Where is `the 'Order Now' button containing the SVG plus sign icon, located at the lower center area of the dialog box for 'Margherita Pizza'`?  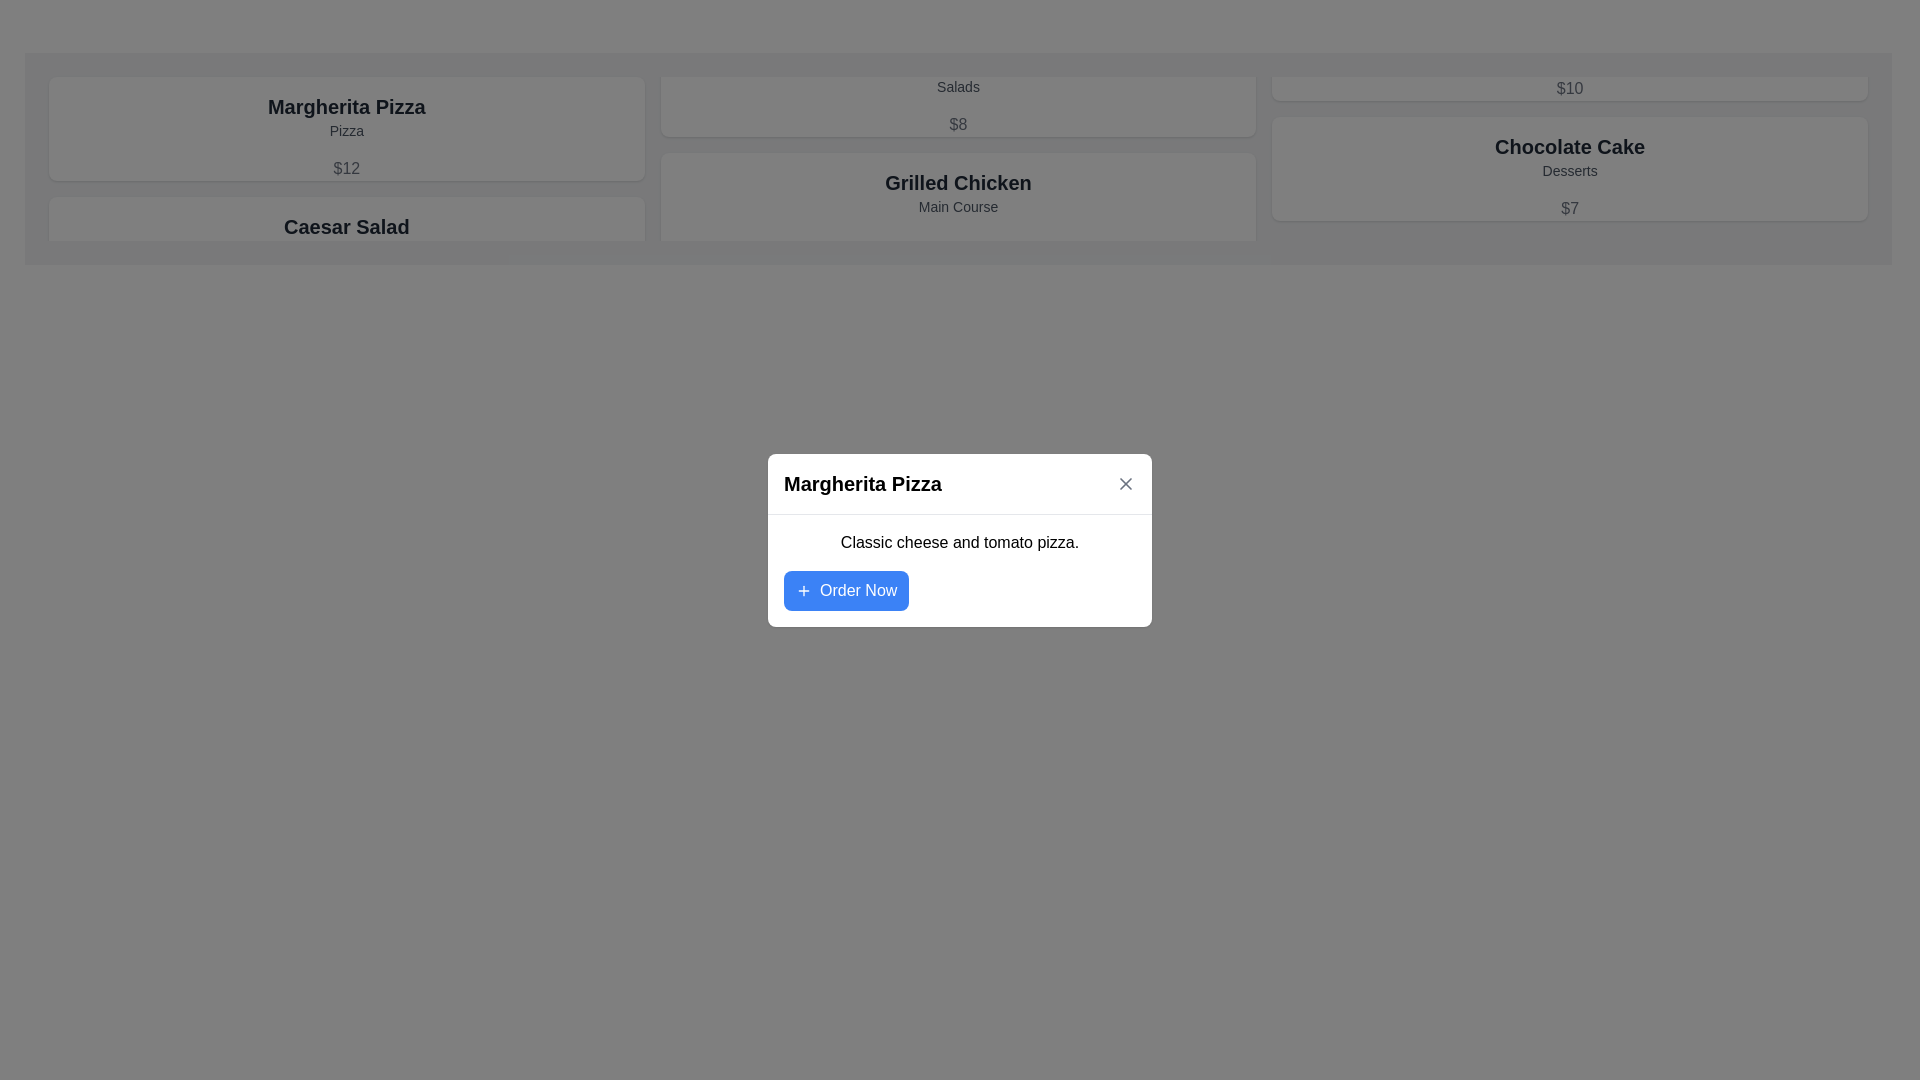
the 'Order Now' button containing the SVG plus sign icon, located at the lower center area of the dialog box for 'Margherita Pizza' is located at coordinates (804, 589).